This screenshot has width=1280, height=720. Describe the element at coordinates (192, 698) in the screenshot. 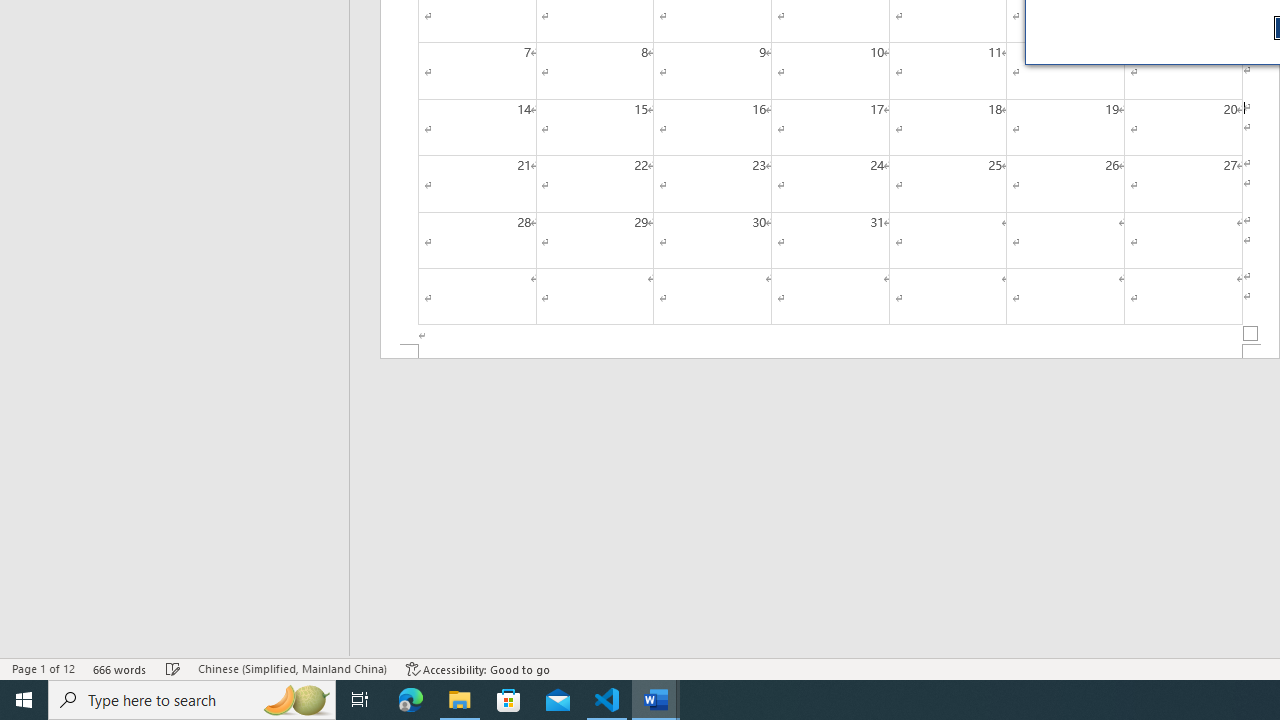

I see `'Type here to search'` at that location.